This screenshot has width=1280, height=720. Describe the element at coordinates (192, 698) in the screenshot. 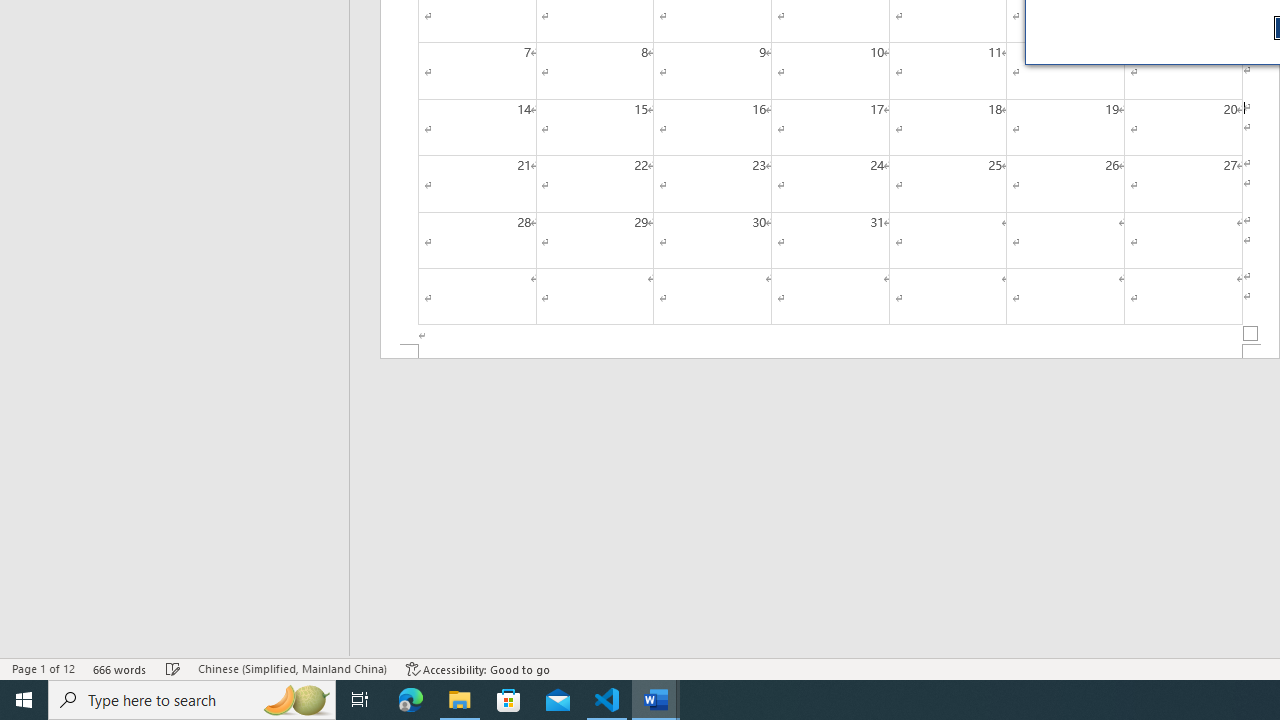

I see `'Type here to search'` at that location.